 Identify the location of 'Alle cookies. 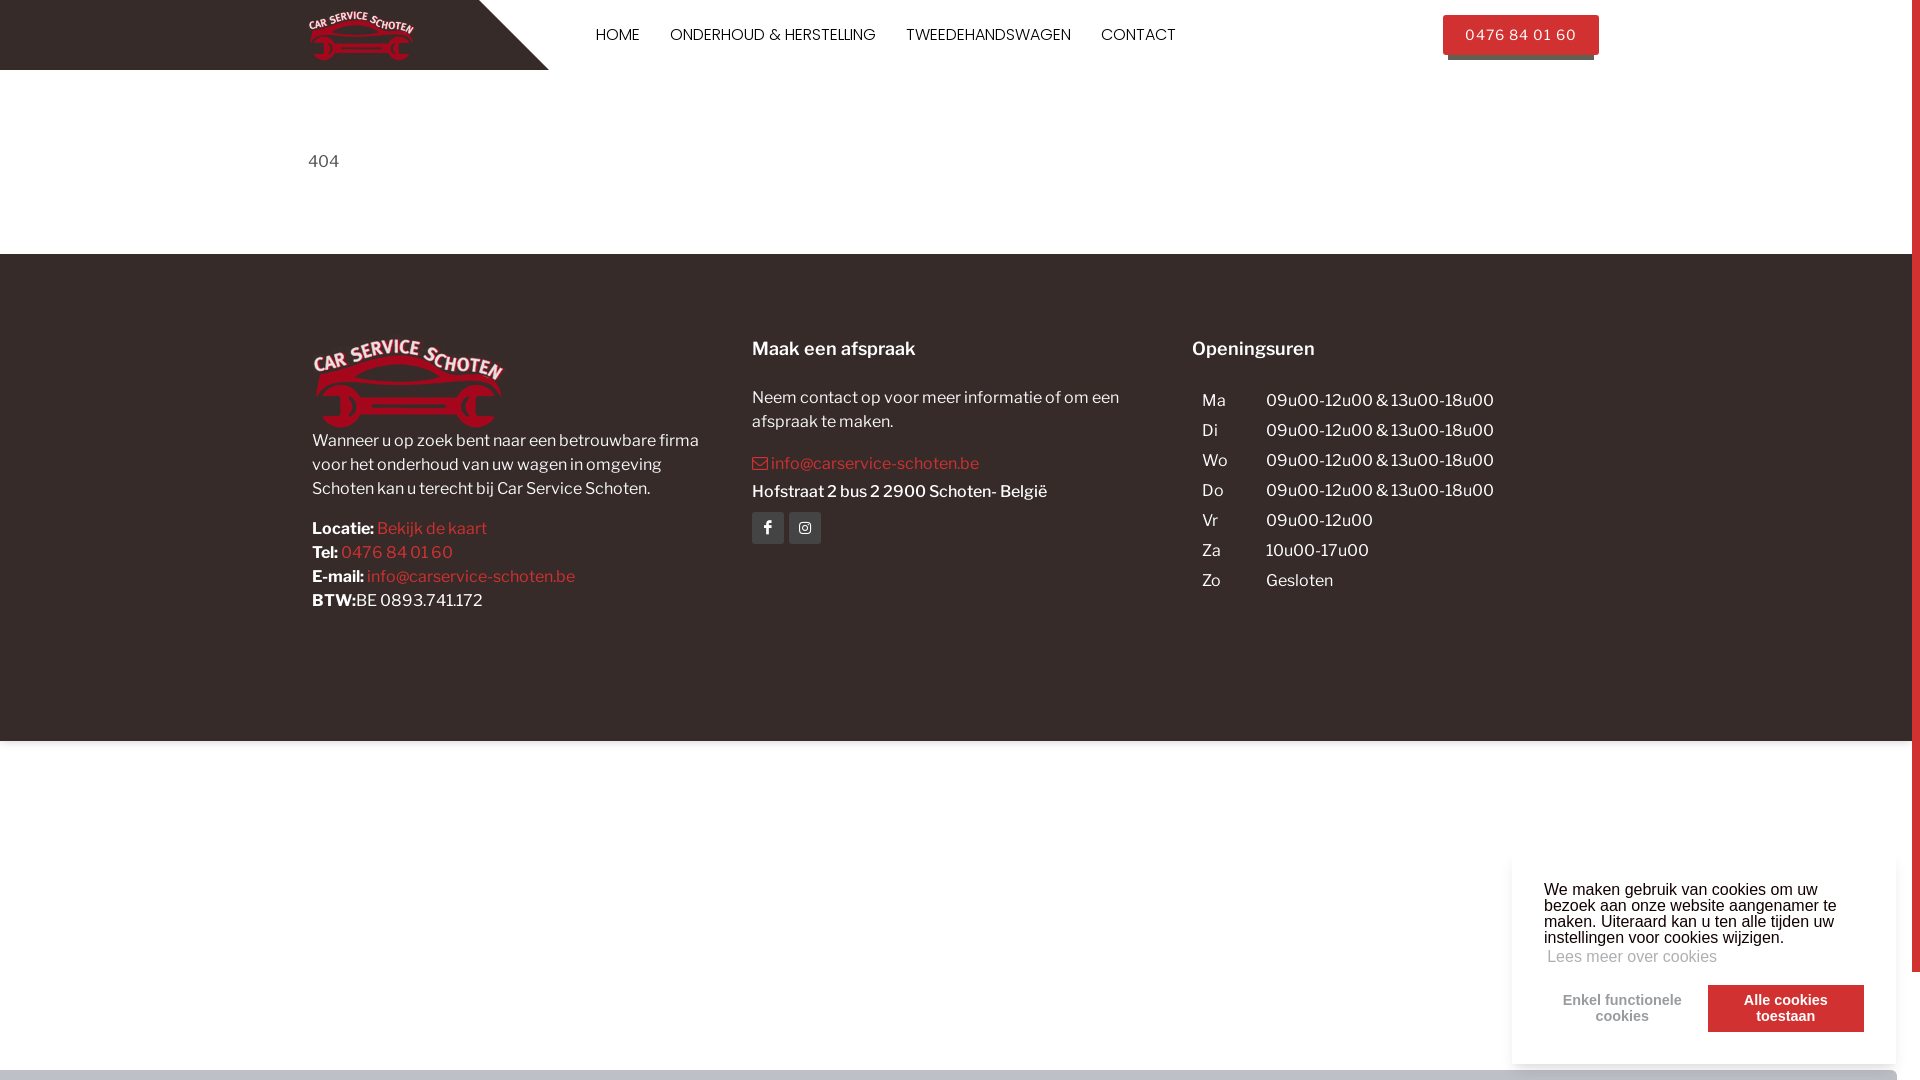
(1785, 1007).